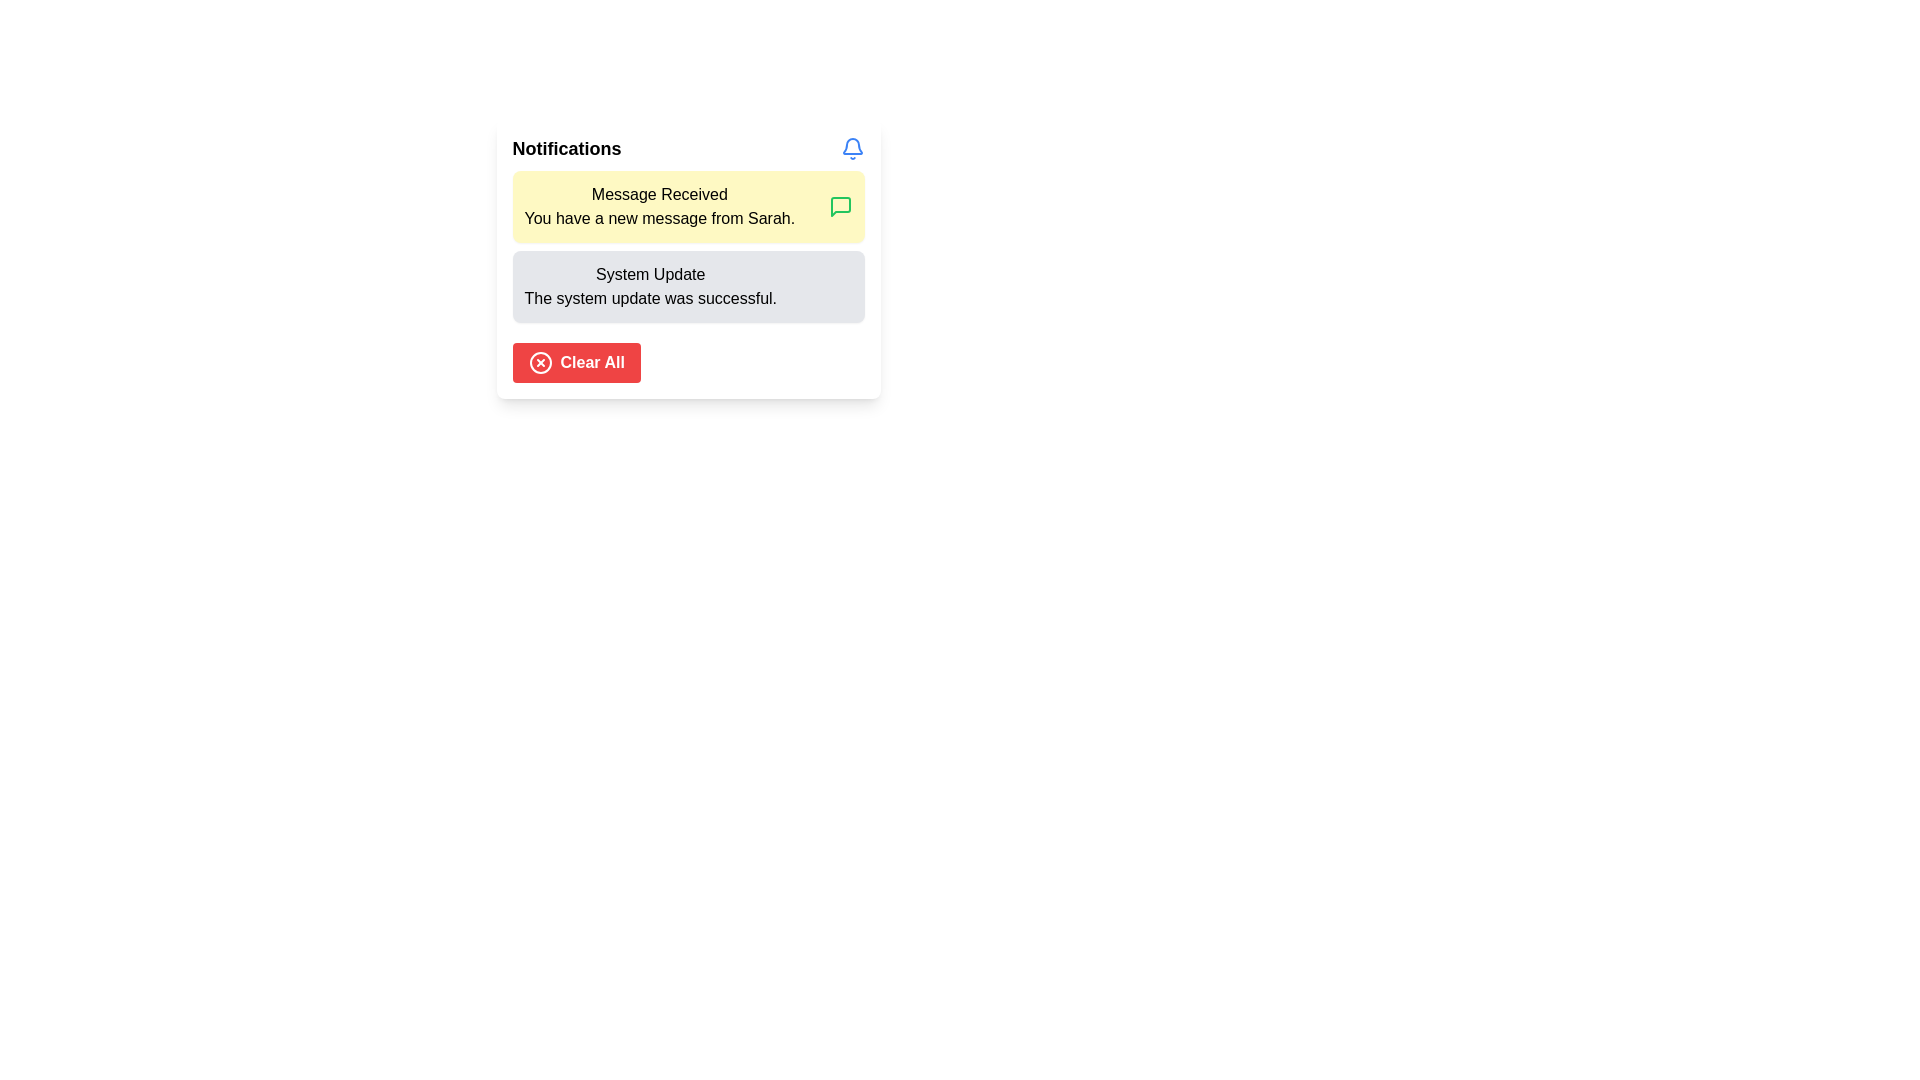 The height and width of the screenshot is (1080, 1920). I want to click on the SVG speech bubble icon located in the notification section at the top-right corner near the bell icon, so click(840, 207).